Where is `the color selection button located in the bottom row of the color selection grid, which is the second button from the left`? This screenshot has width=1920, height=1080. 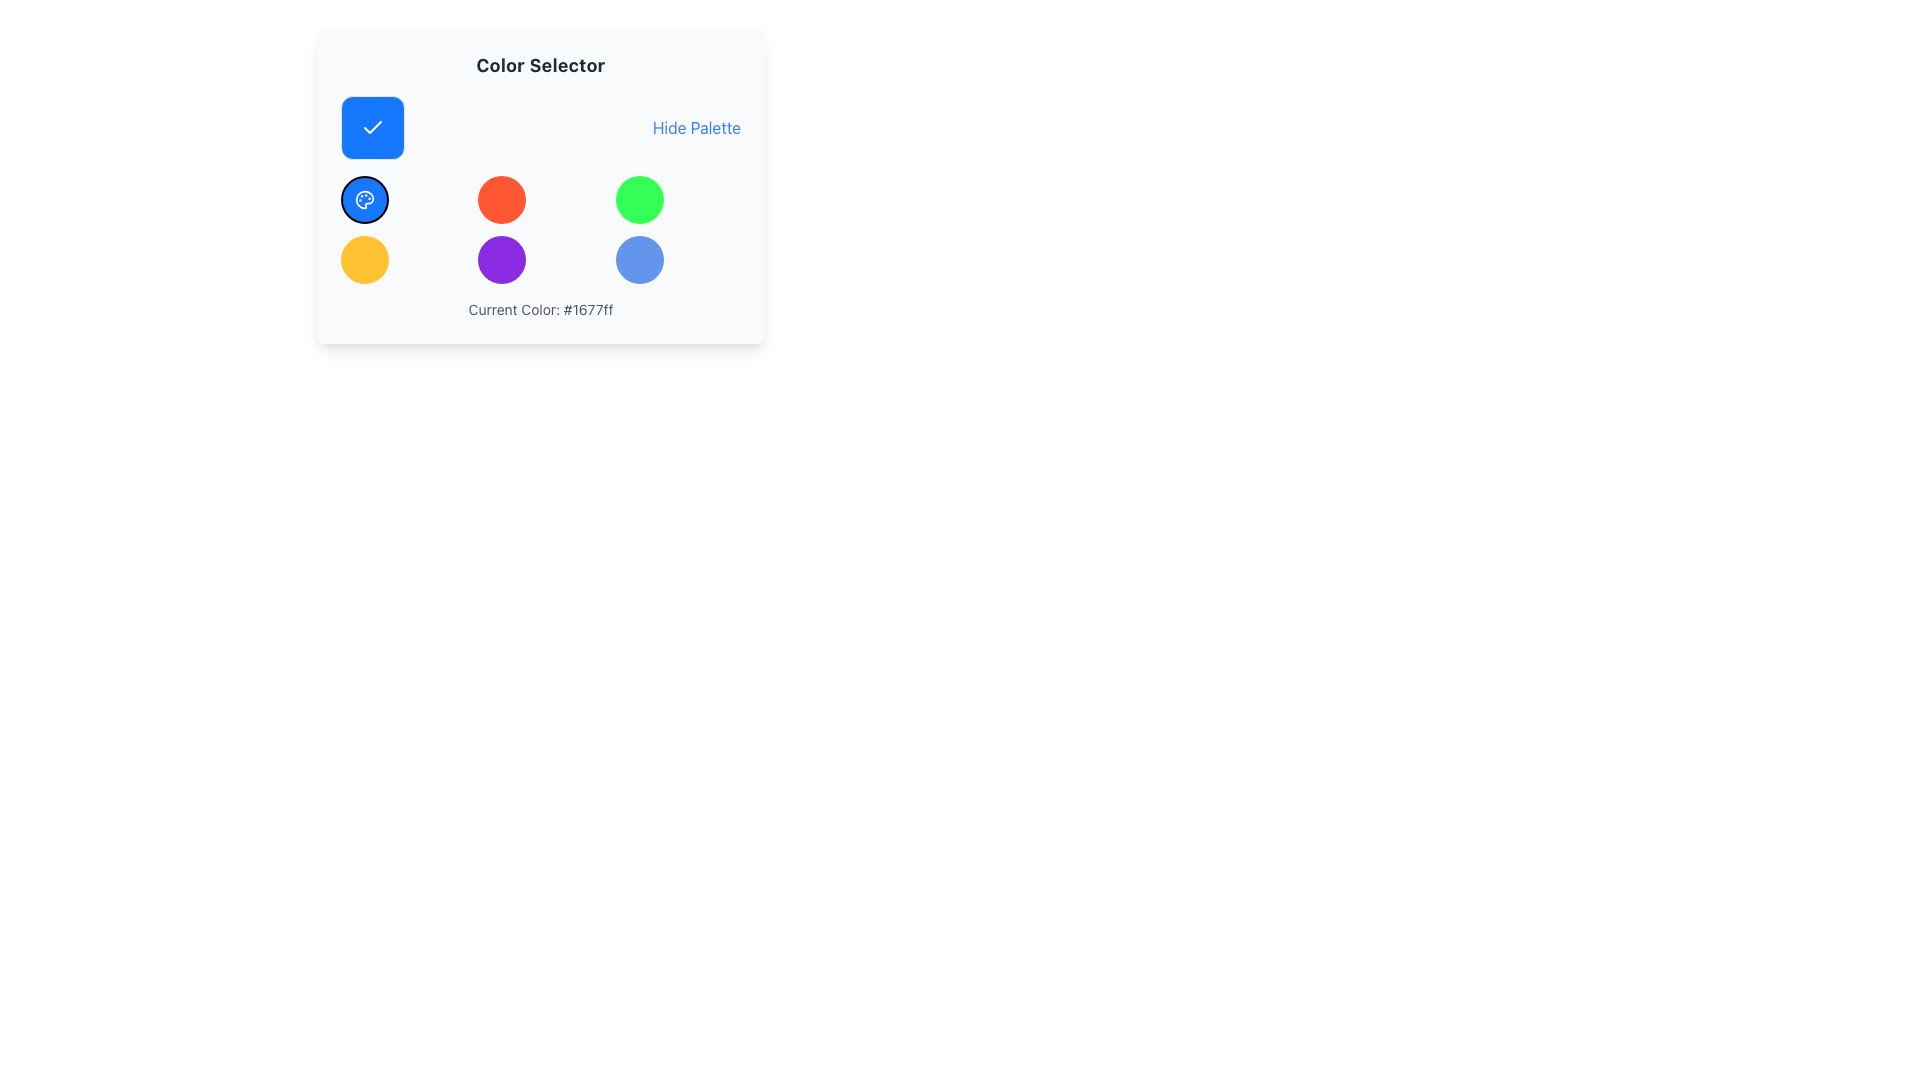 the color selection button located in the bottom row of the color selection grid, which is the second button from the left is located at coordinates (502, 258).